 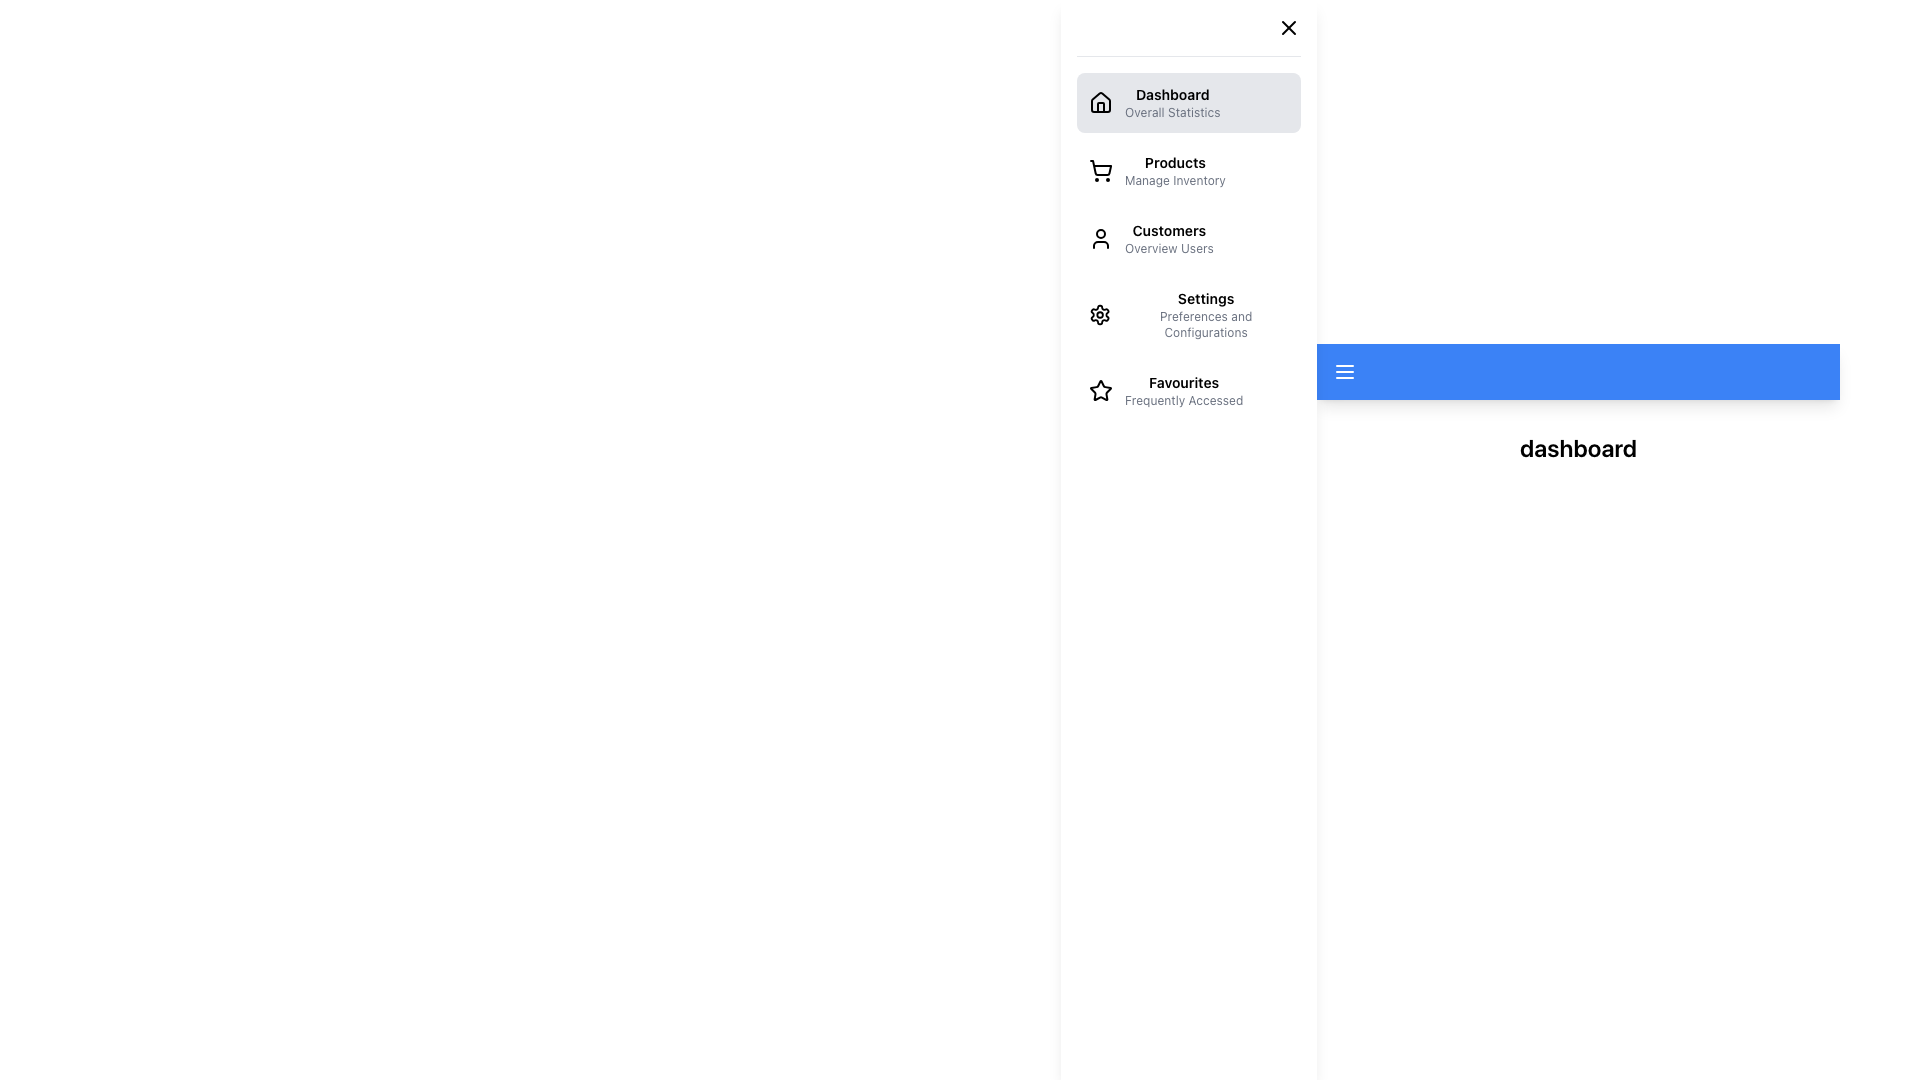 What do you see at coordinates (1099, 103) in the screenshot?
I see `the house-shaped icon representing the 'Dashboard' in the vertical navigation menu` at bounding box center [1099, 103].